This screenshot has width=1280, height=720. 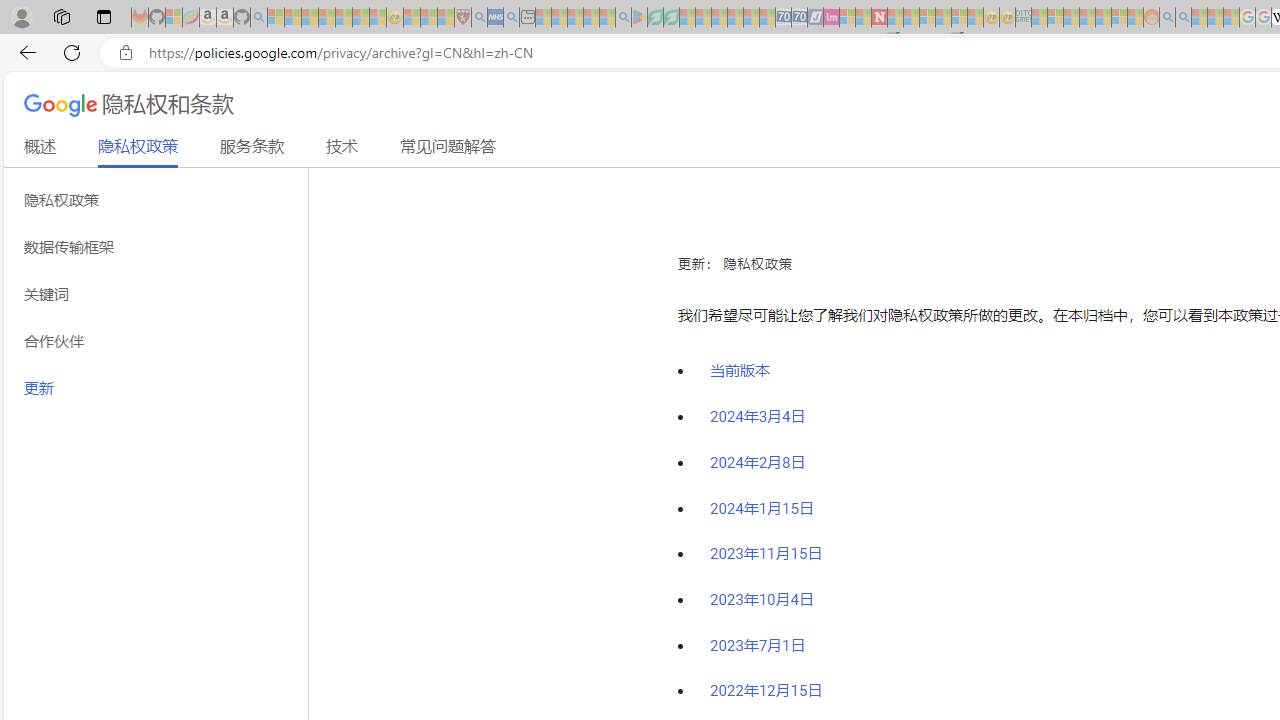 What do you see at coordinates (1055, 17) in the screenshot?
I see `'Microsoft account | Privacy - Sleeping'` at bounding box center [1055, 17].